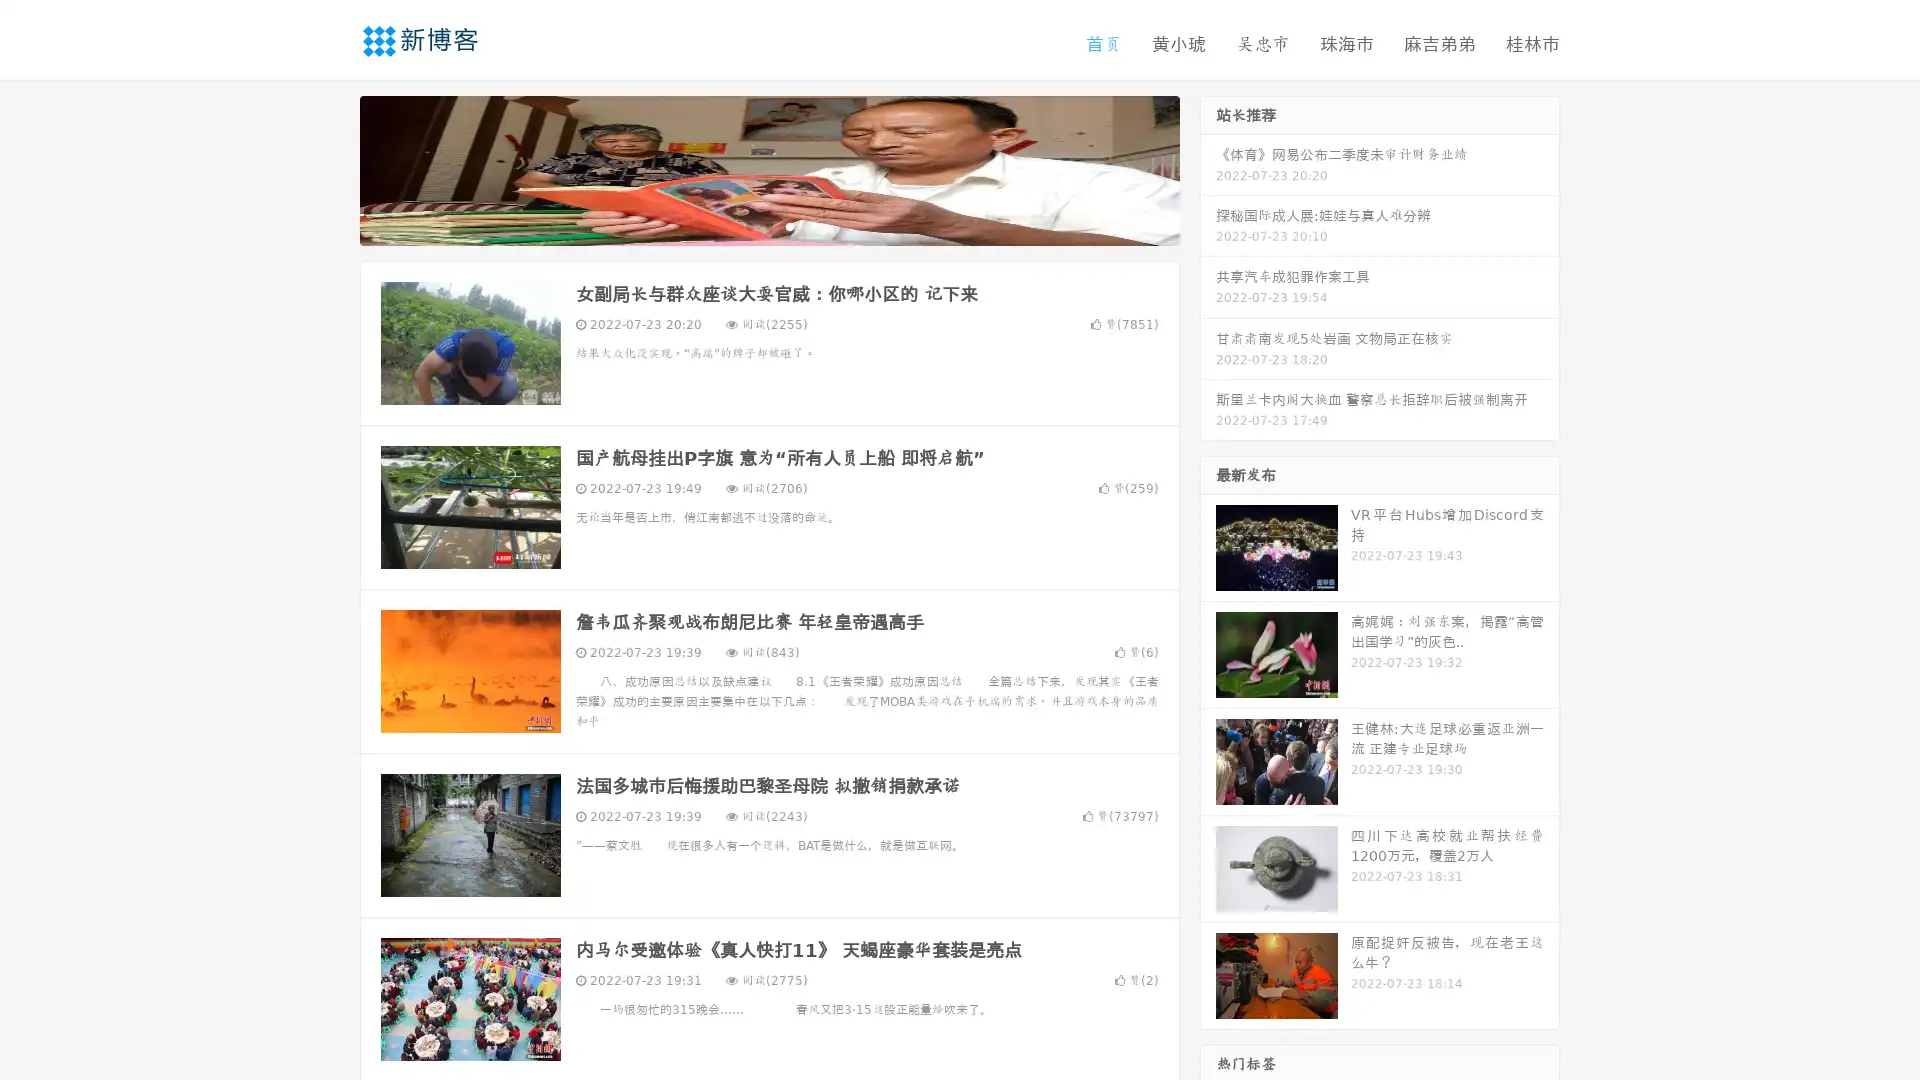  I want to click on Next slide, so click(1208, 168).